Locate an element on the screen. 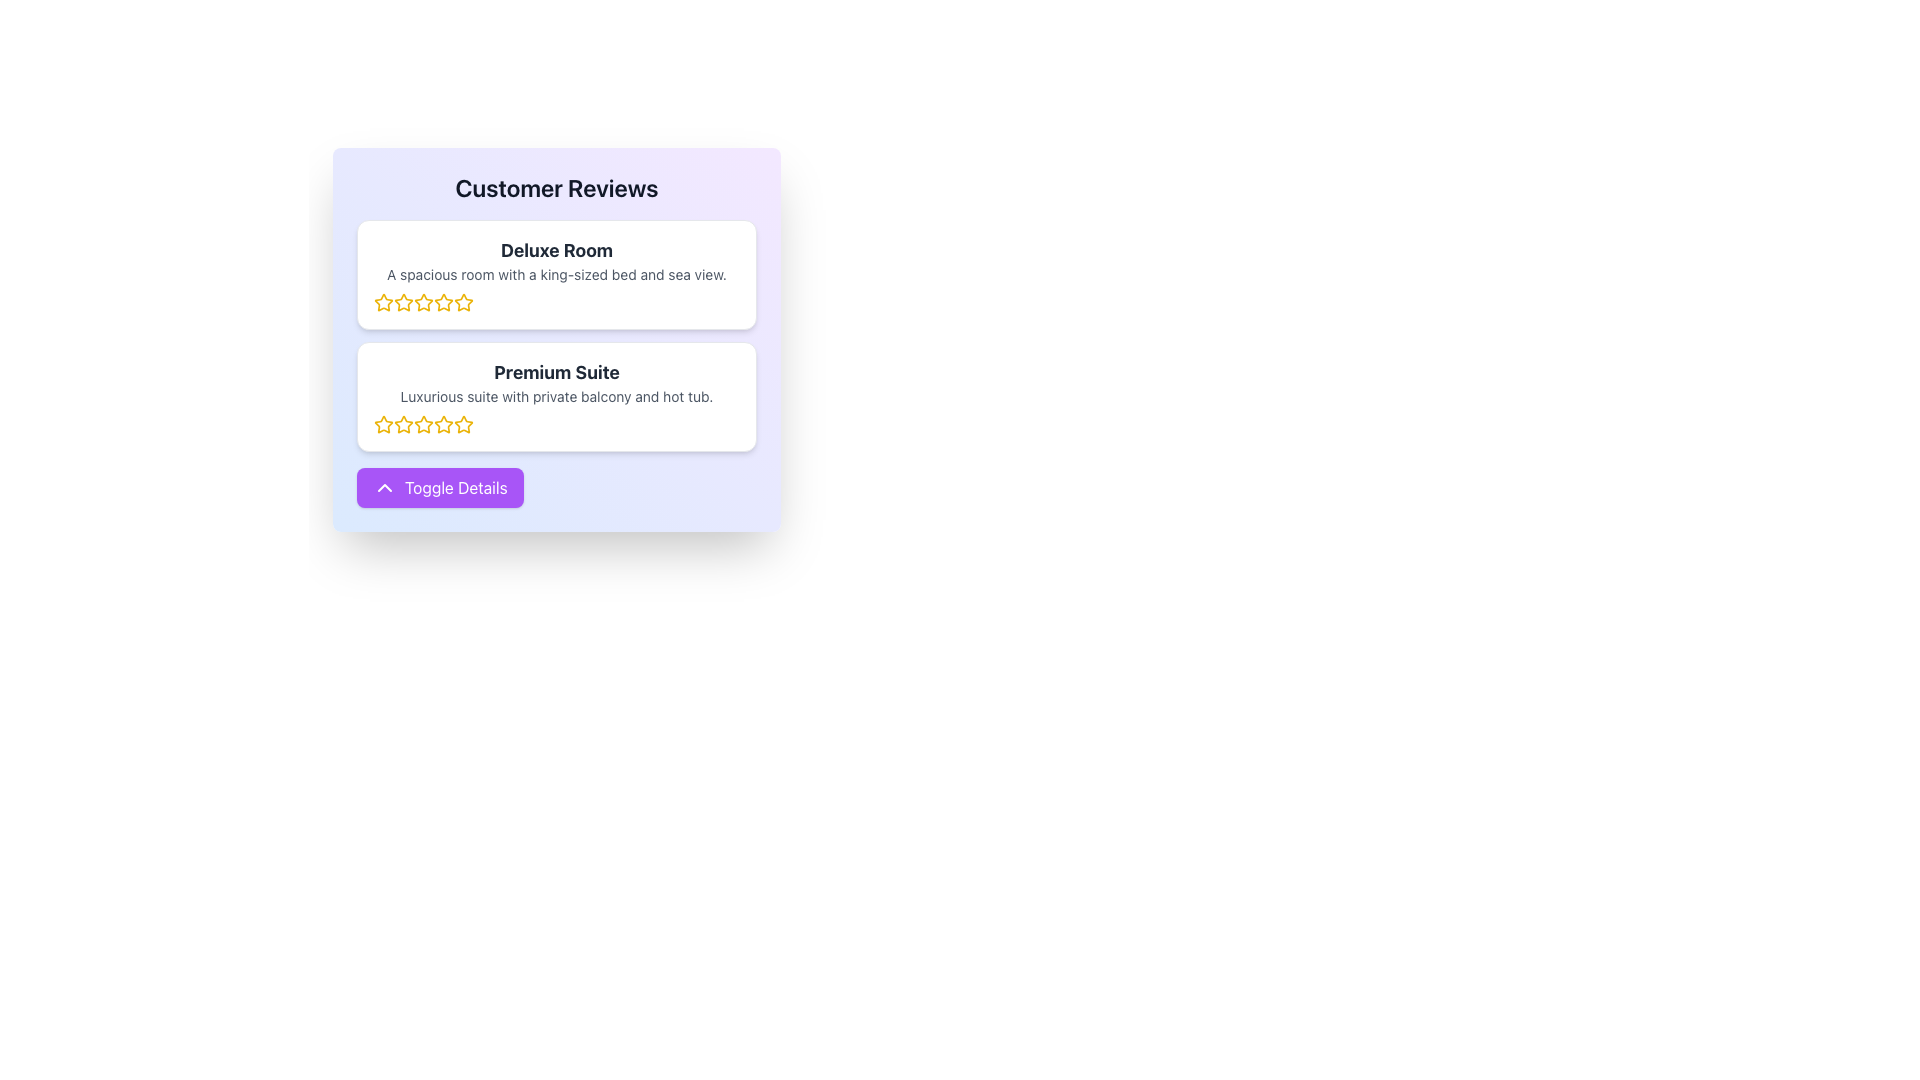  the third yellow star icon in the first rating row to interact with it is located at coordinates (443, 302).